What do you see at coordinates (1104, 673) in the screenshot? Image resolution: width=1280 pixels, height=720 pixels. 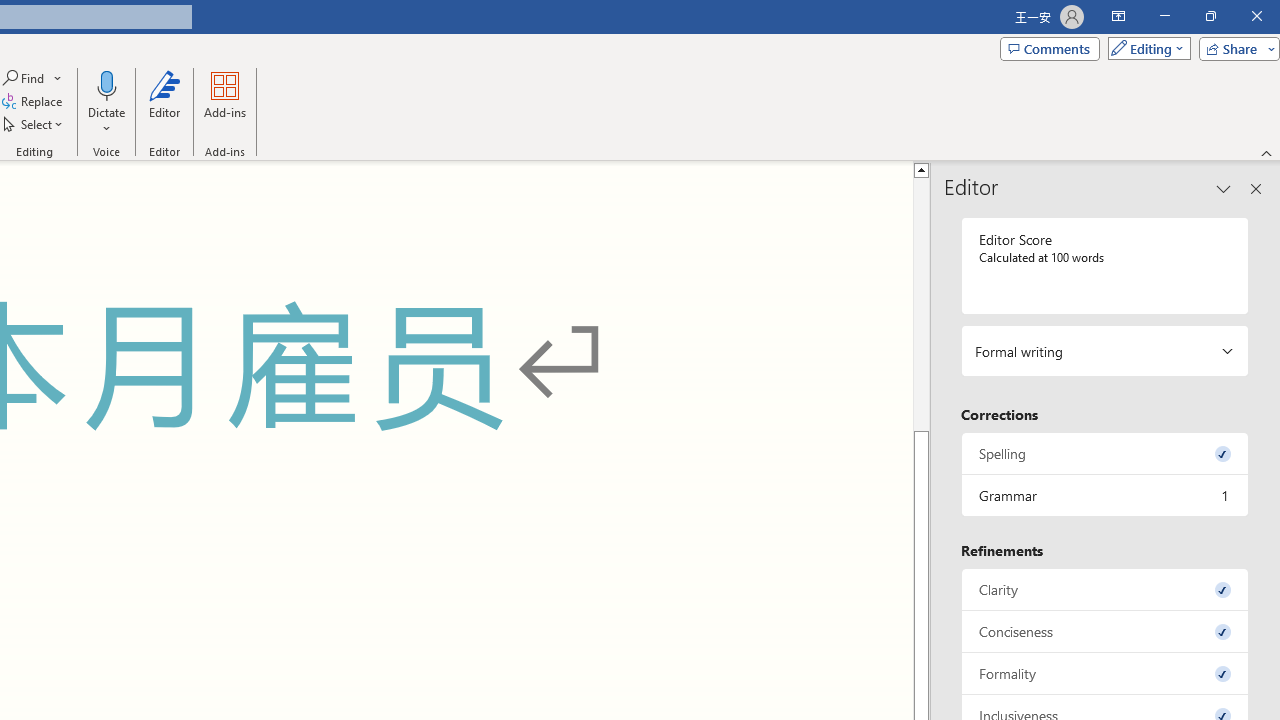 I see `'Formality, 0 issues. Press space or enter to review items.'` at bounding box center [1104, 673].